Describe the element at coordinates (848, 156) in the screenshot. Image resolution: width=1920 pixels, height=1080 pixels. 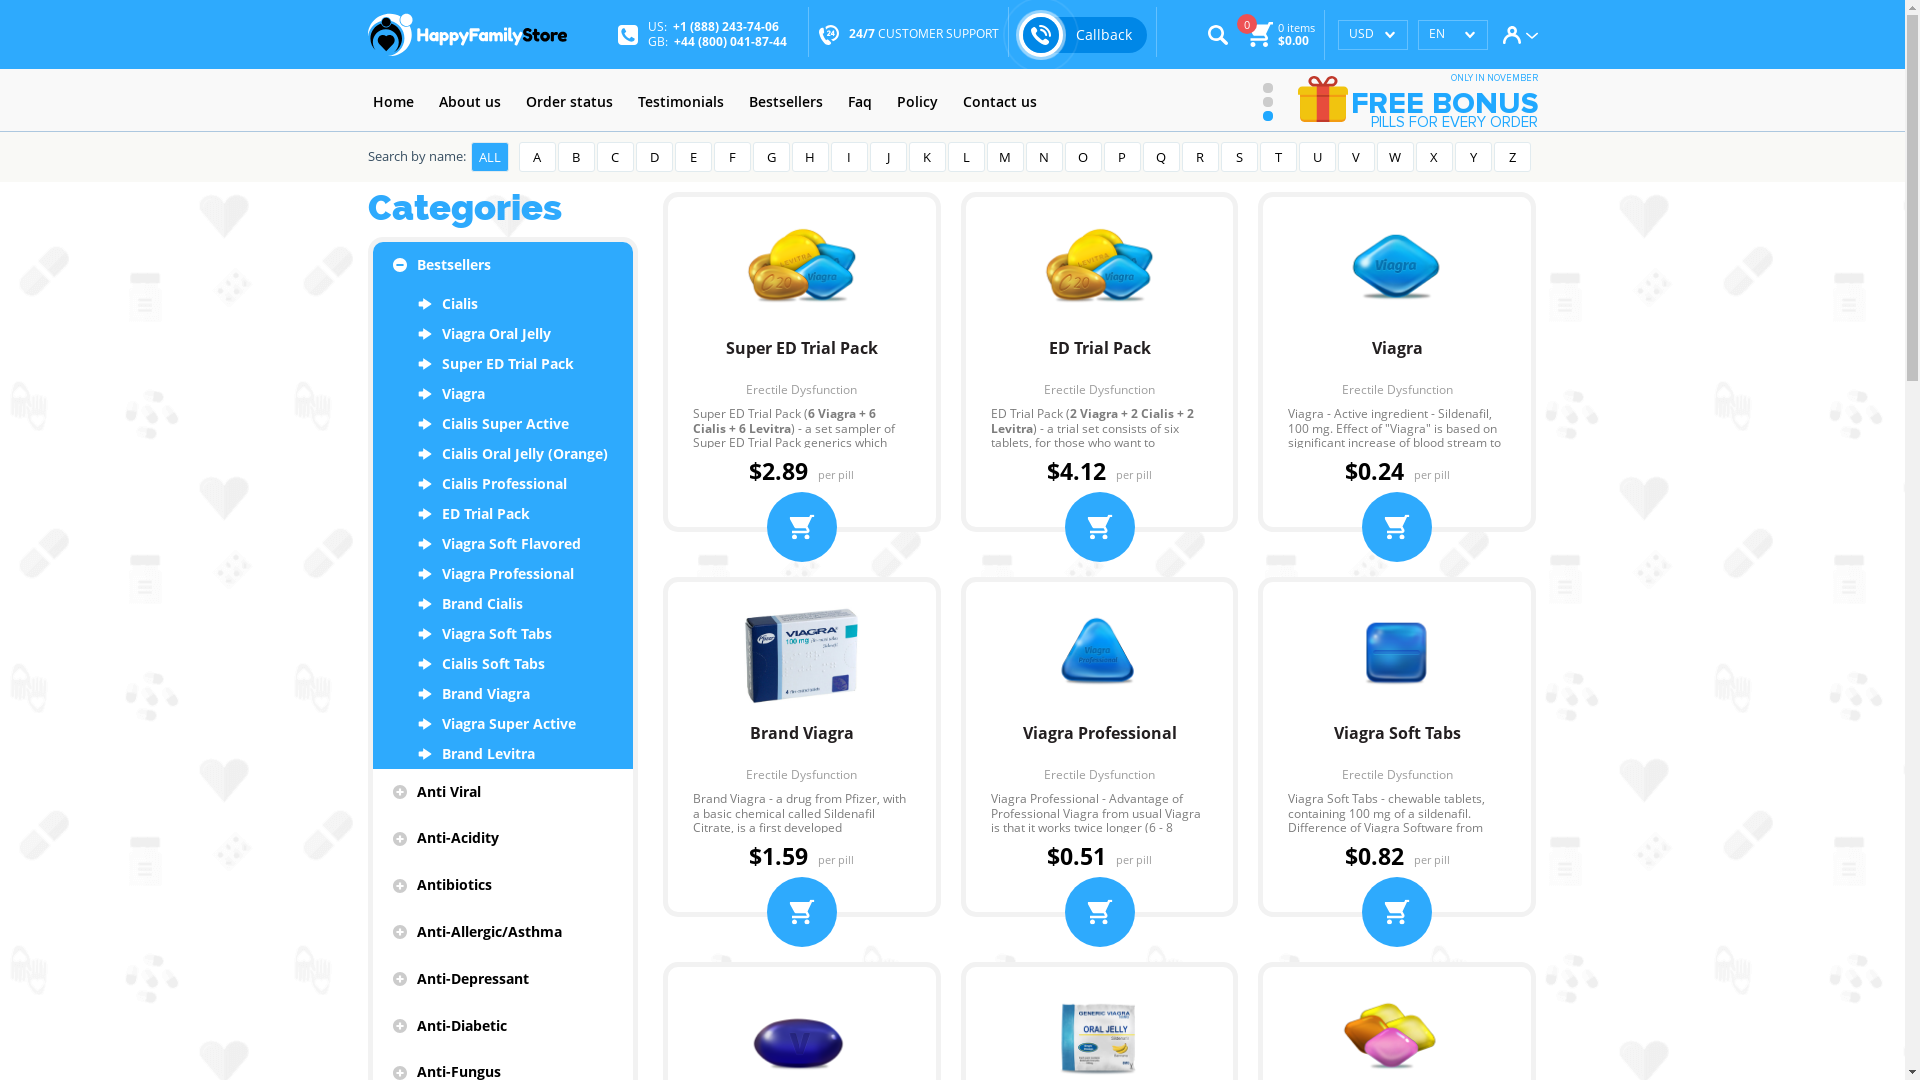
I see `'I'` at that location.